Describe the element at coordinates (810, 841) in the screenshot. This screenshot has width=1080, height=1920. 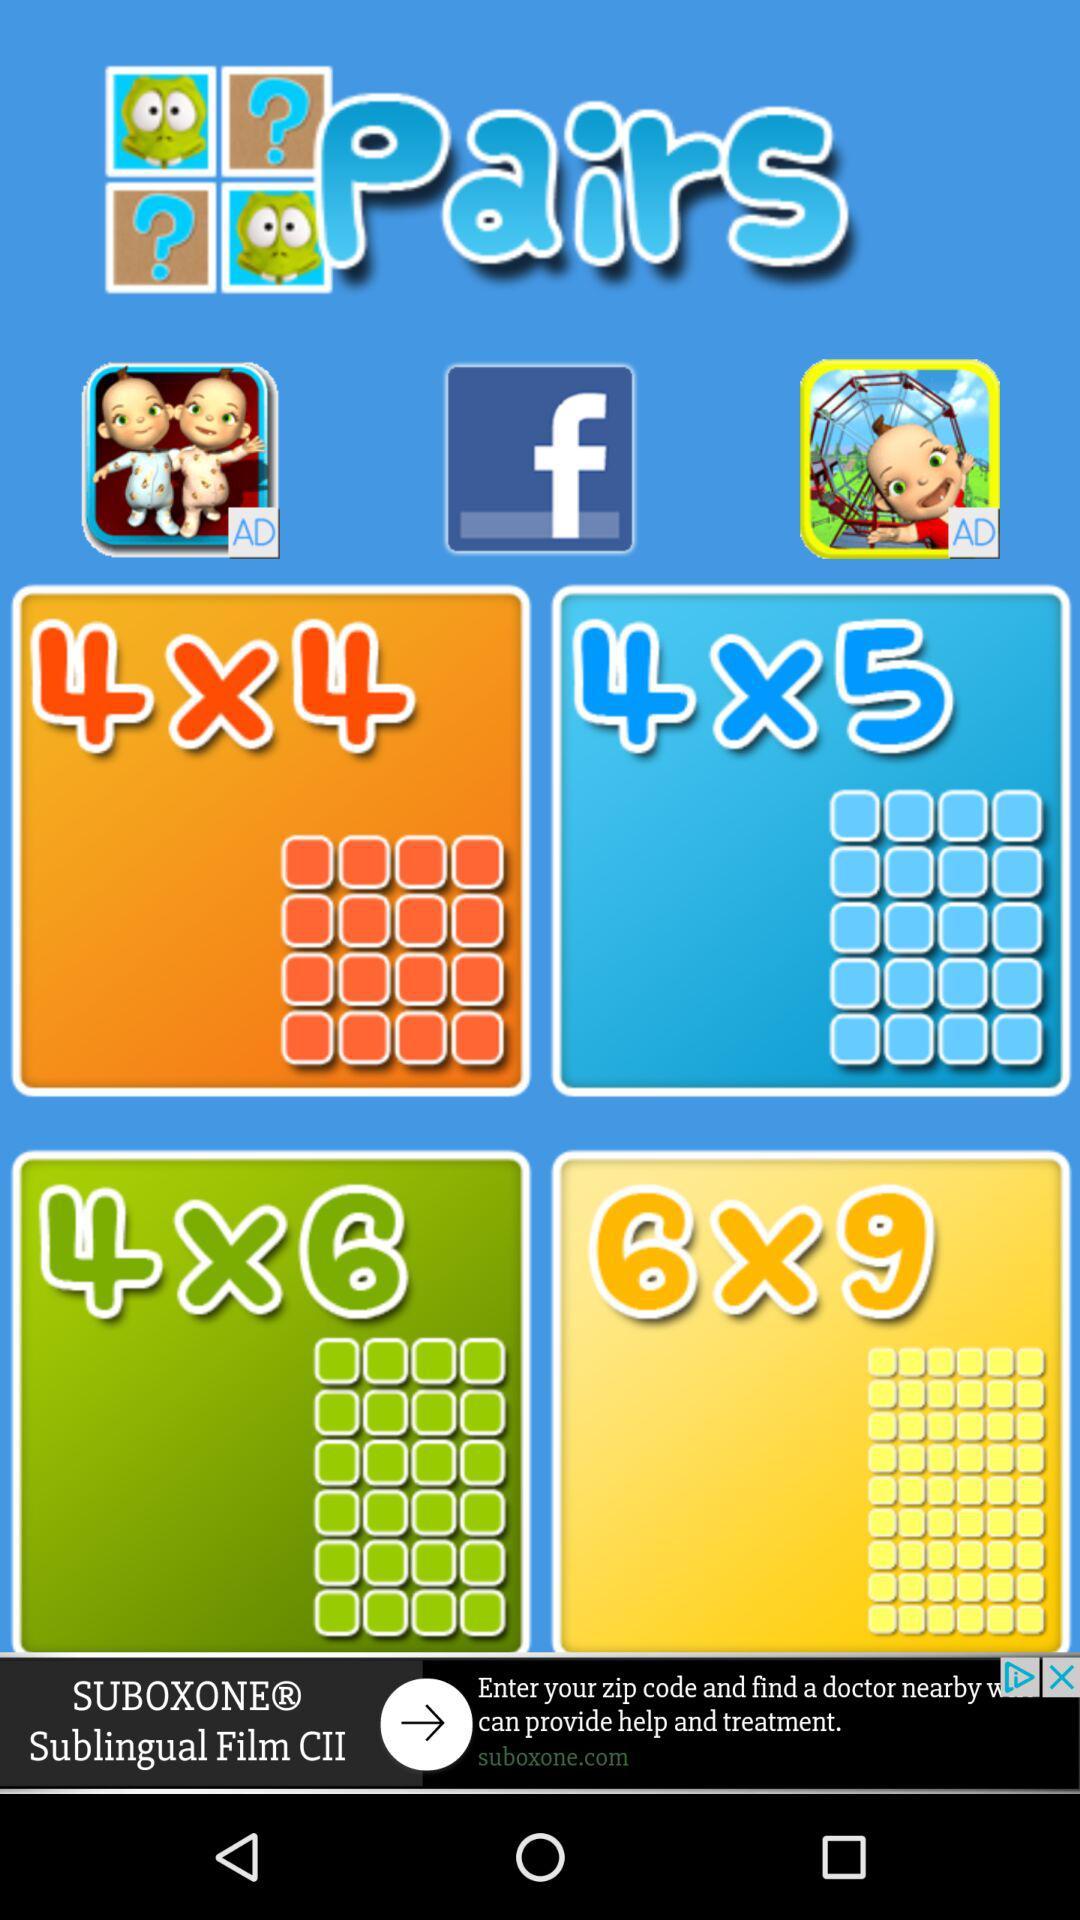
I see `games` at that location.